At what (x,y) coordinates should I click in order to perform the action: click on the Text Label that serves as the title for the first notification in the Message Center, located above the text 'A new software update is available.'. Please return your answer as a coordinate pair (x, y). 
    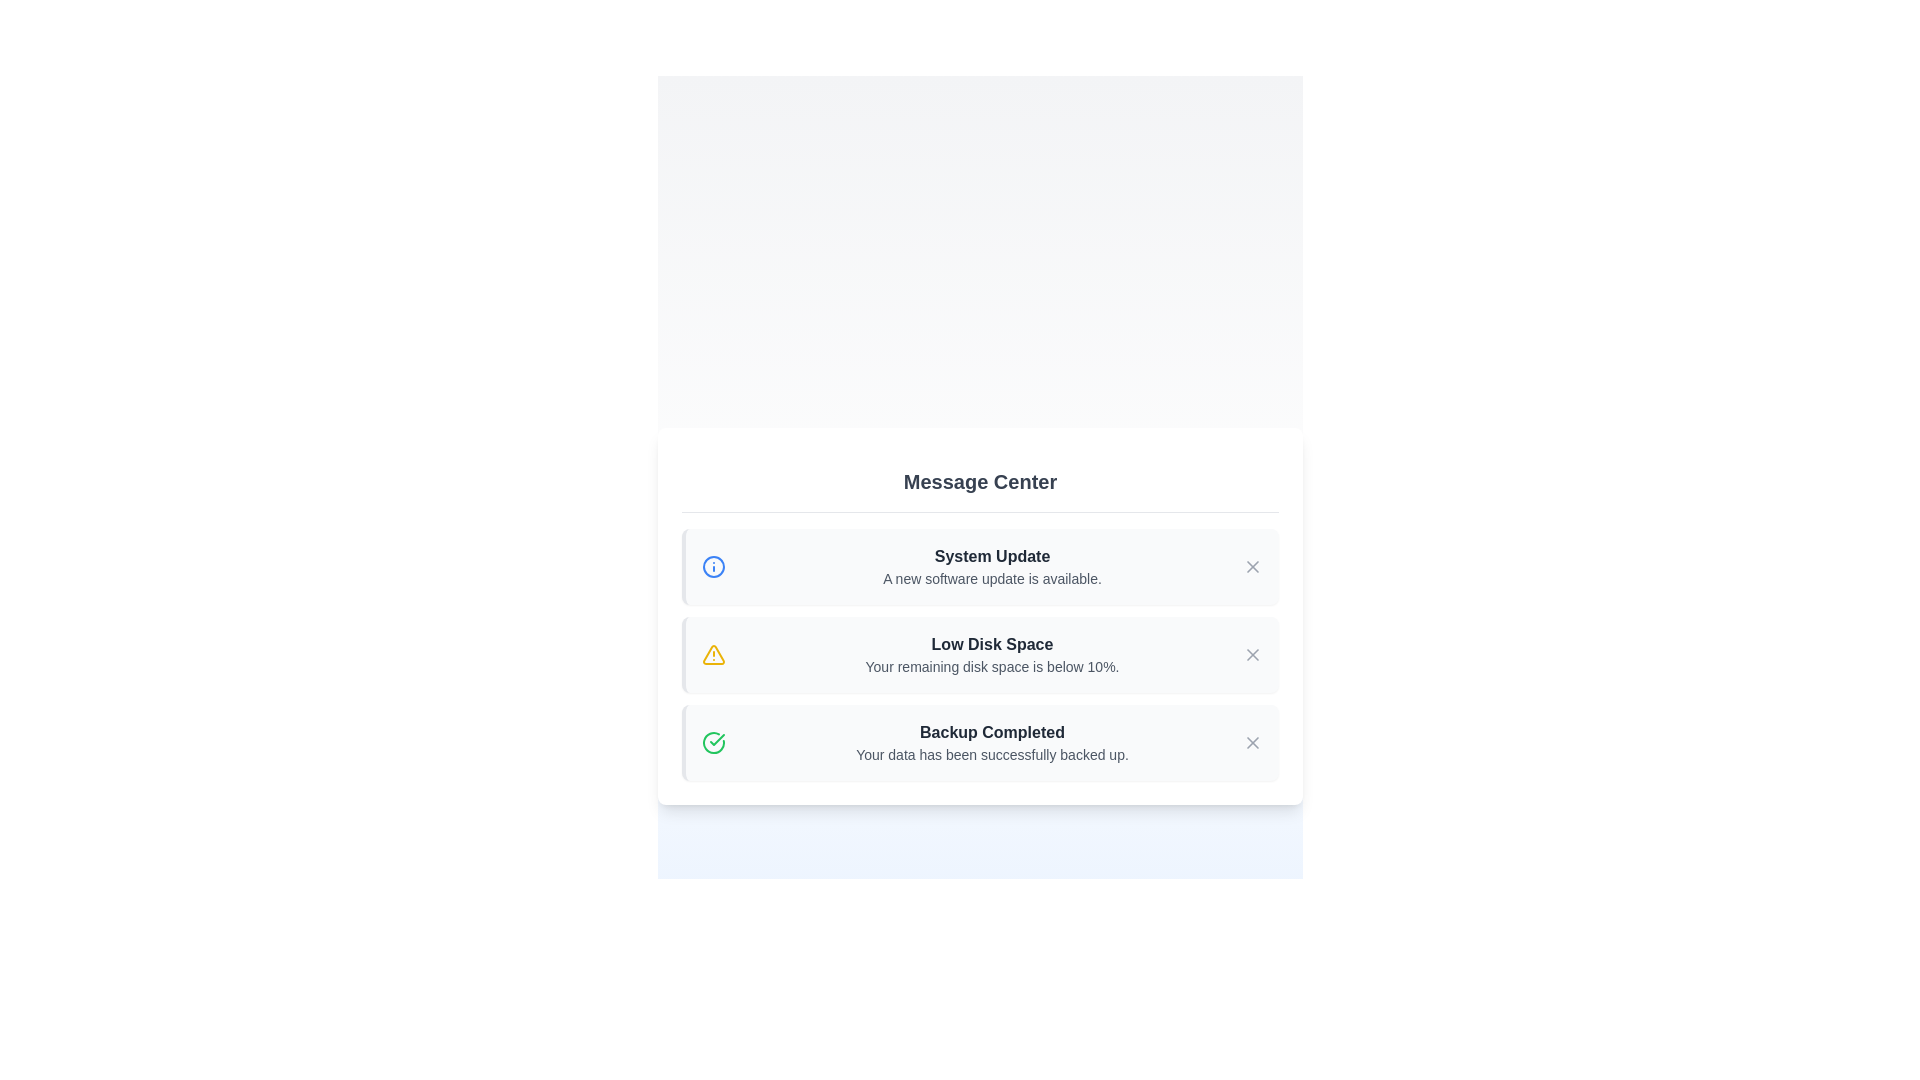
    Looking at the image, I should click on (992, 556).